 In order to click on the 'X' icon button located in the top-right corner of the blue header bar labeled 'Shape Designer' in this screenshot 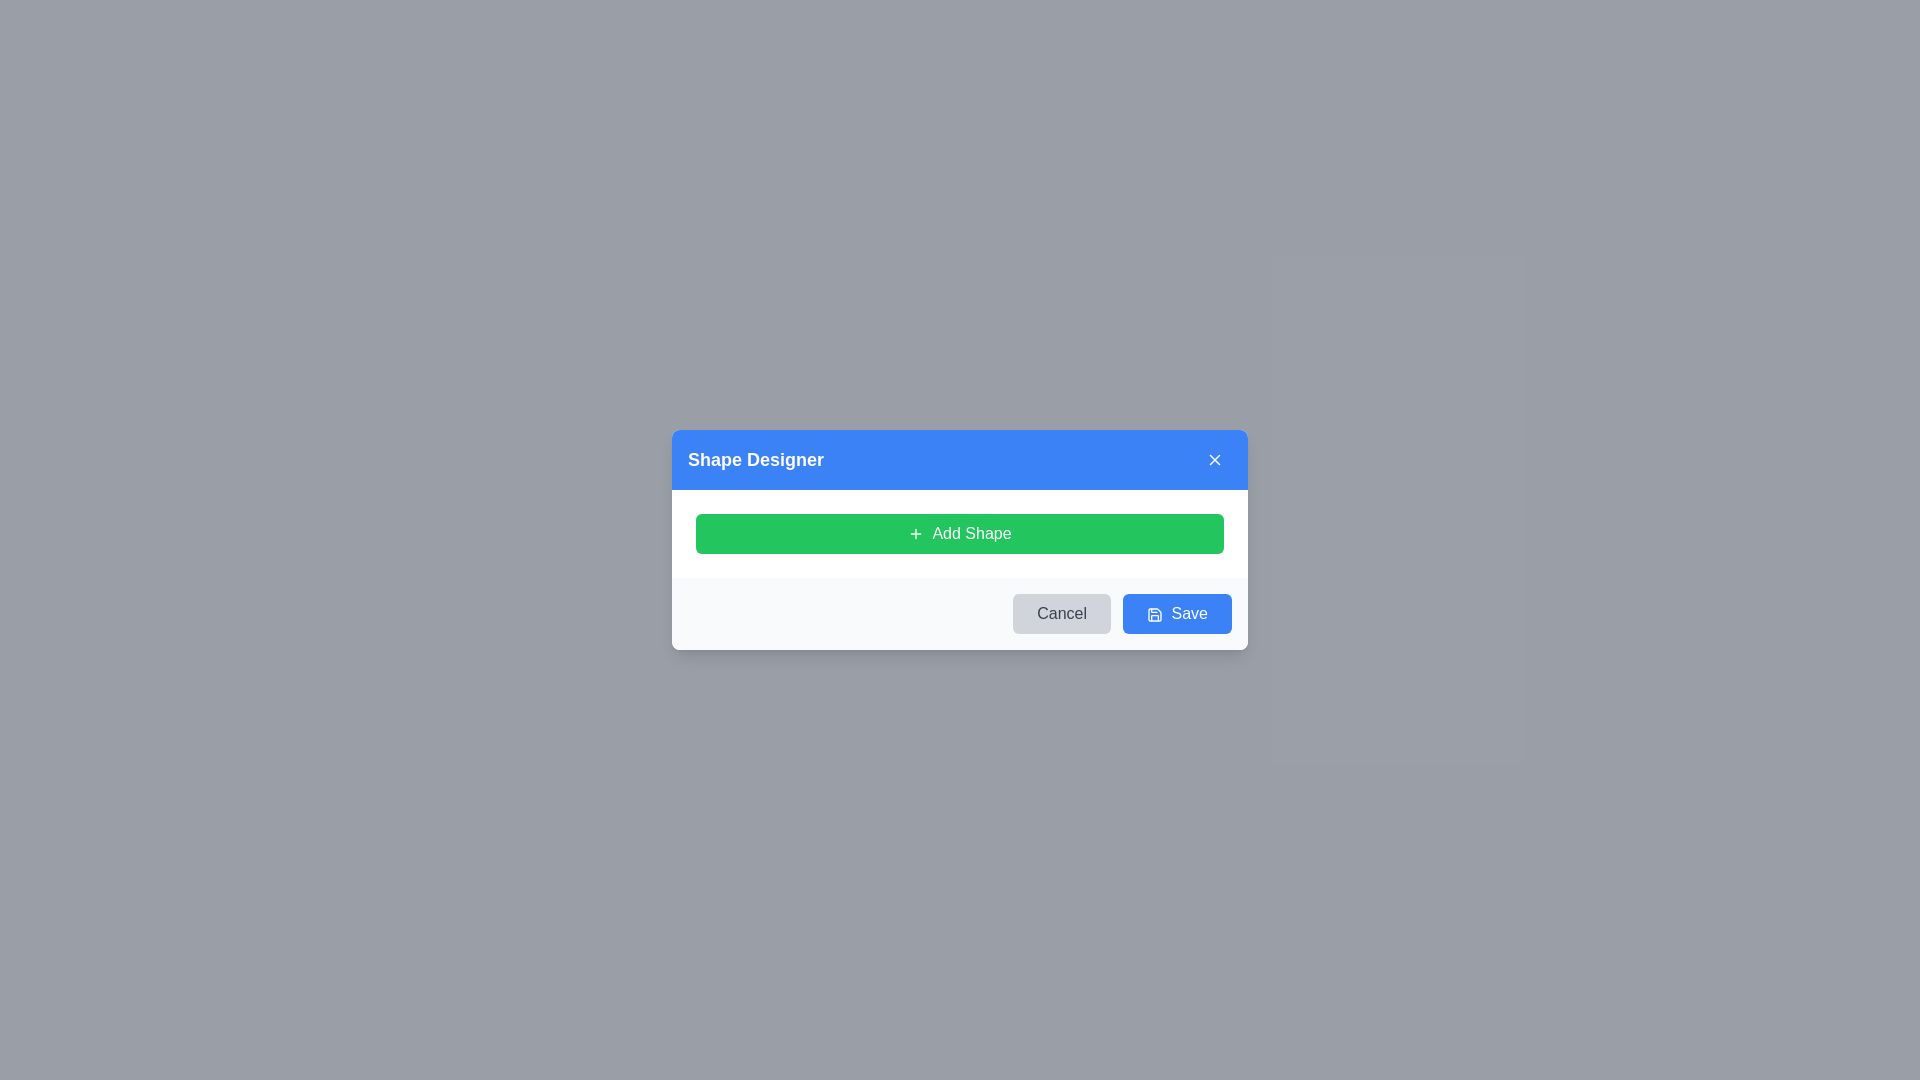, I will do `click(1213, 459)`.